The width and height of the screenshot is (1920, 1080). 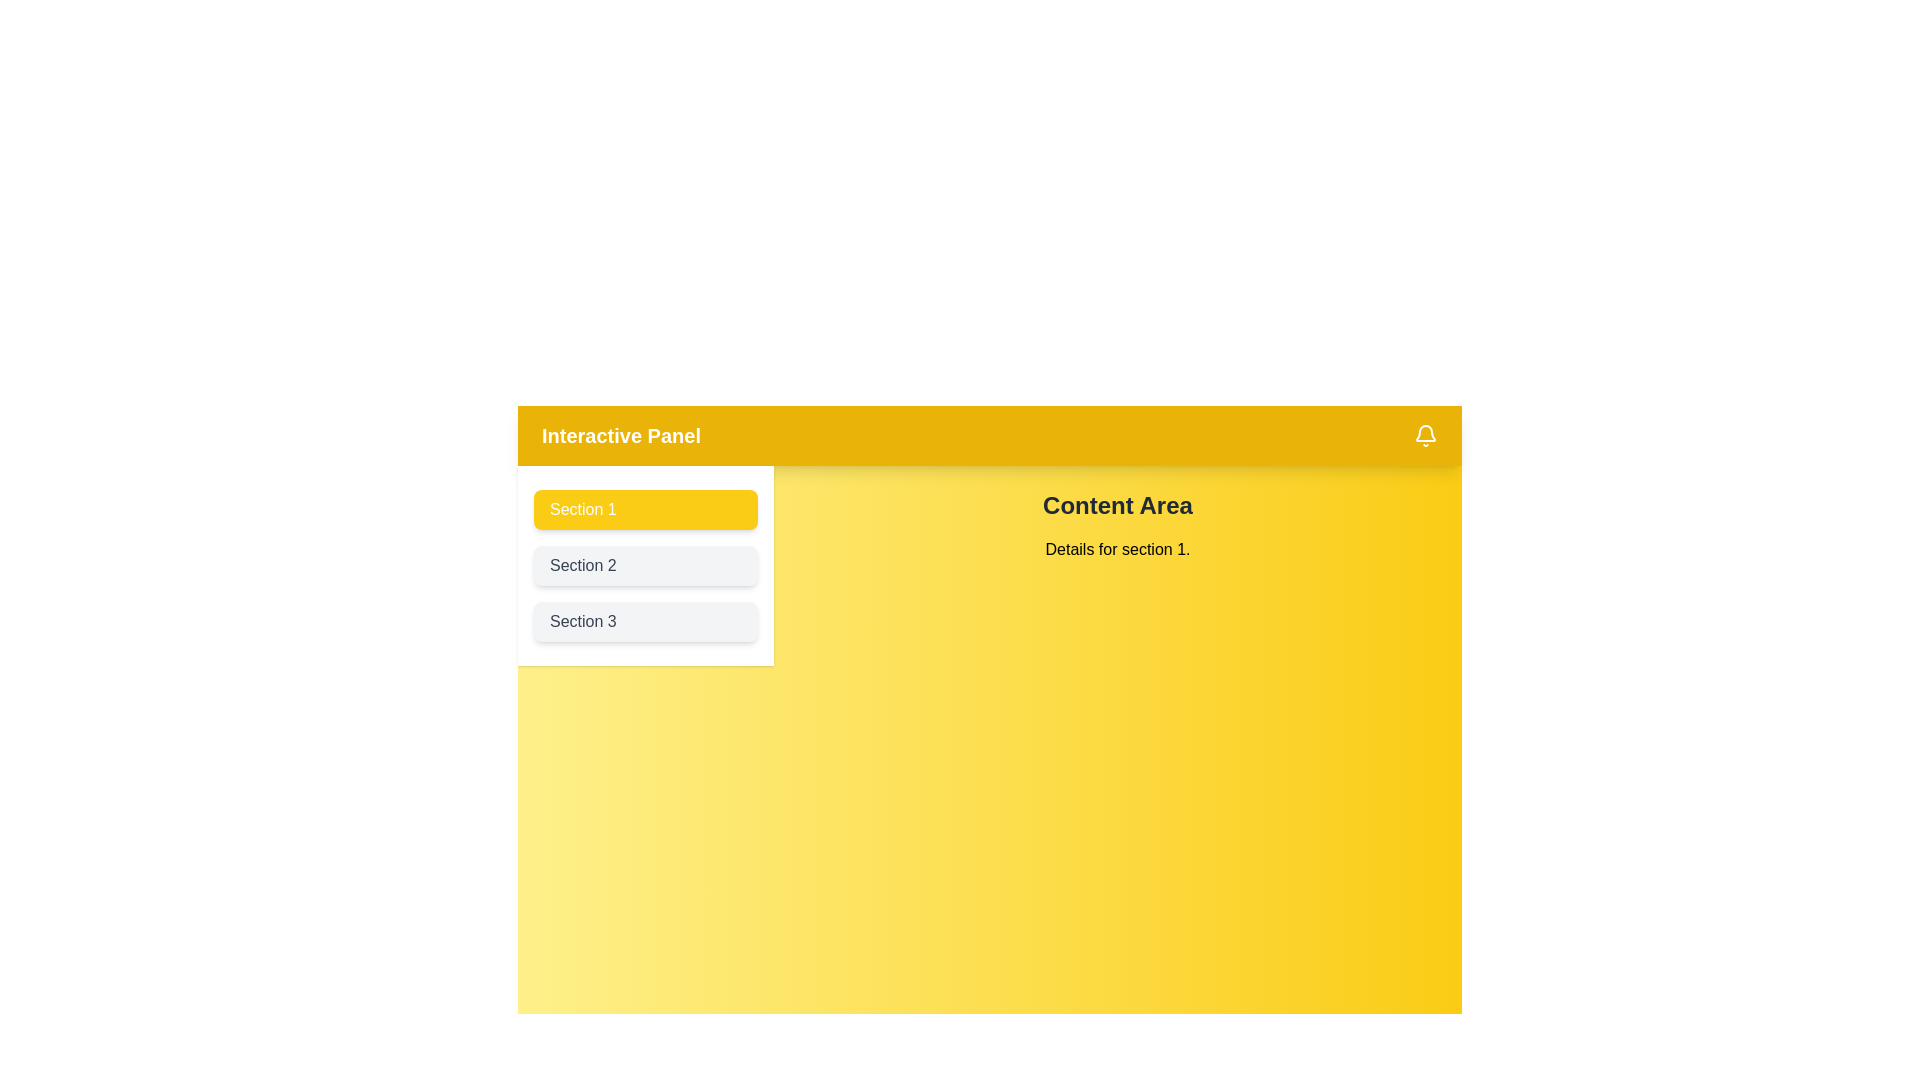 I want to click on the static text label providing information for 'section 1', located in the middle-right section below the 'Content Area' heading, so click(x=1117, y=550).